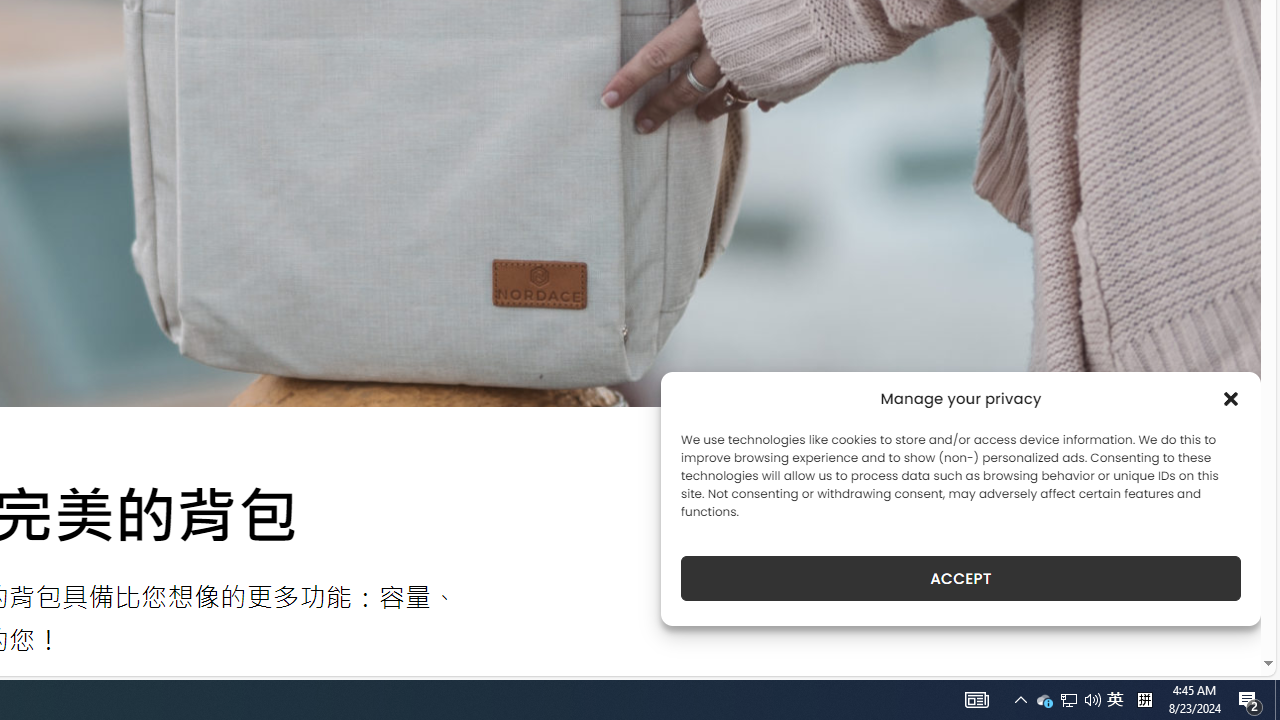 Image resolution: width=1280 pixels, height=720 pixels. I want to click on 'Class: cmplz-close', so click(1230, 398).